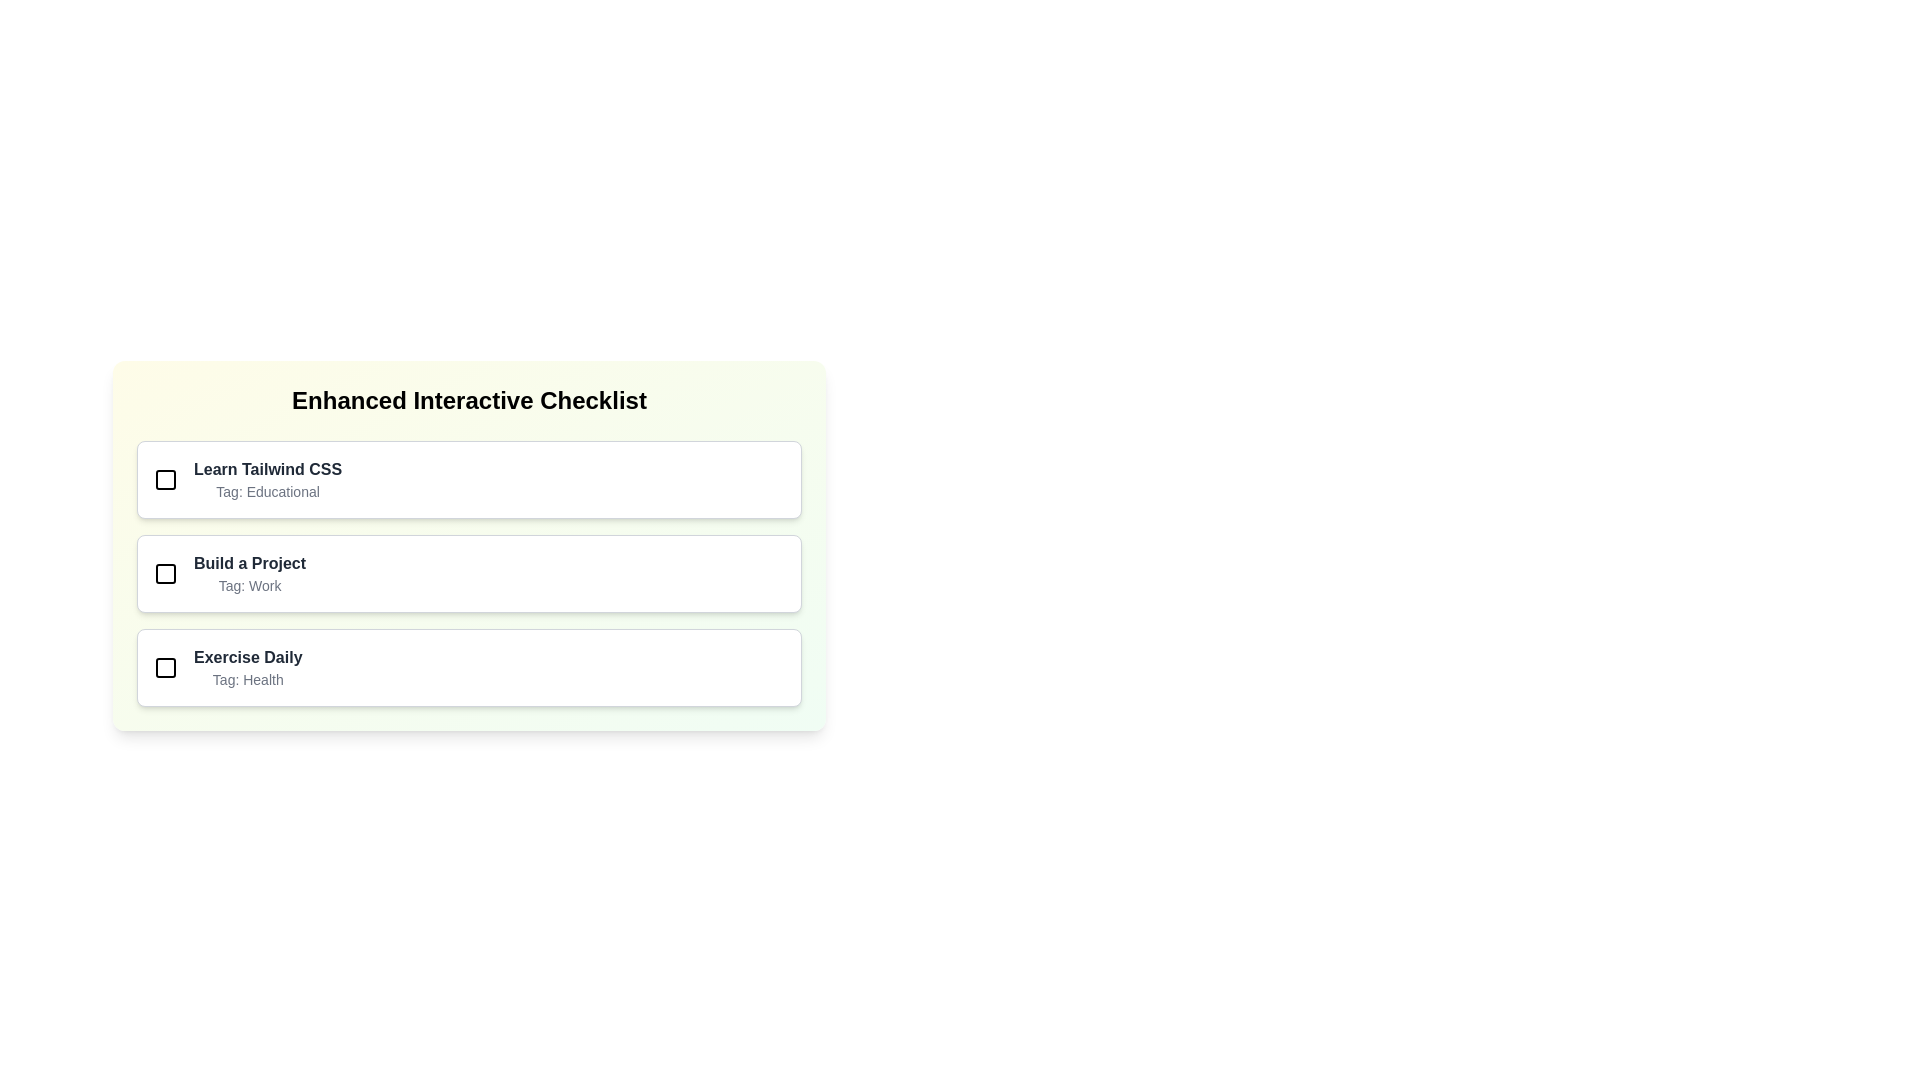 This screenshot has width=1920, height=1080. What do you see at coordinates (166, 479) in the screenshot?
I see `the unchecked checkbox icon located to the left of the text 'Learn Tailwind CSS'` at bounding box center [166, 479].